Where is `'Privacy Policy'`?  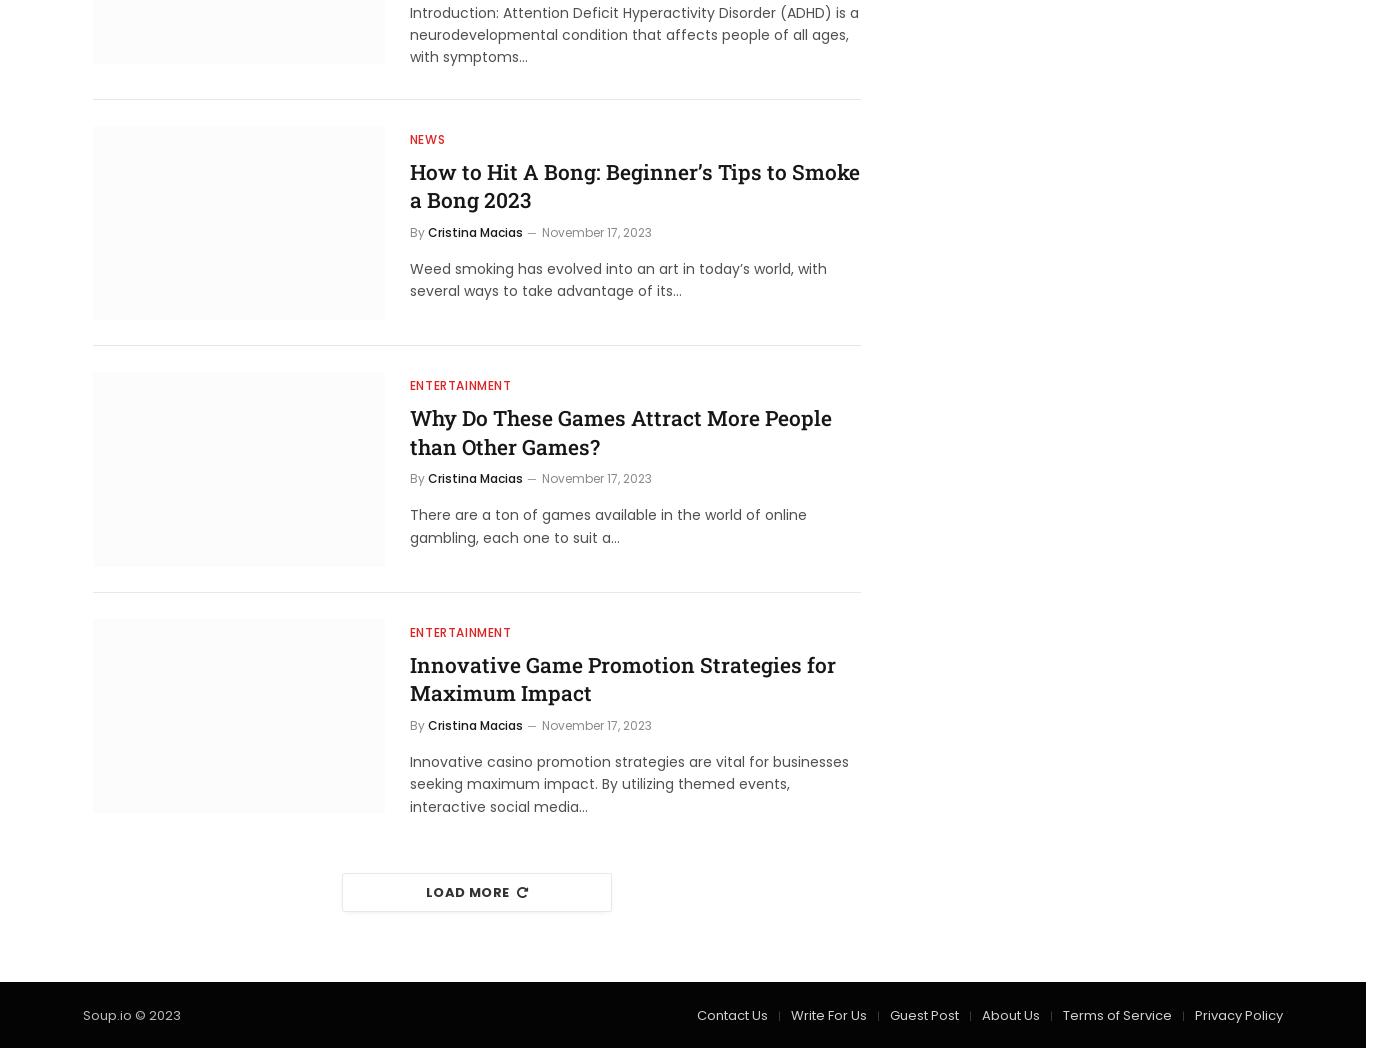 'Privacy Policy' is located at coordinates (1193, 1015).